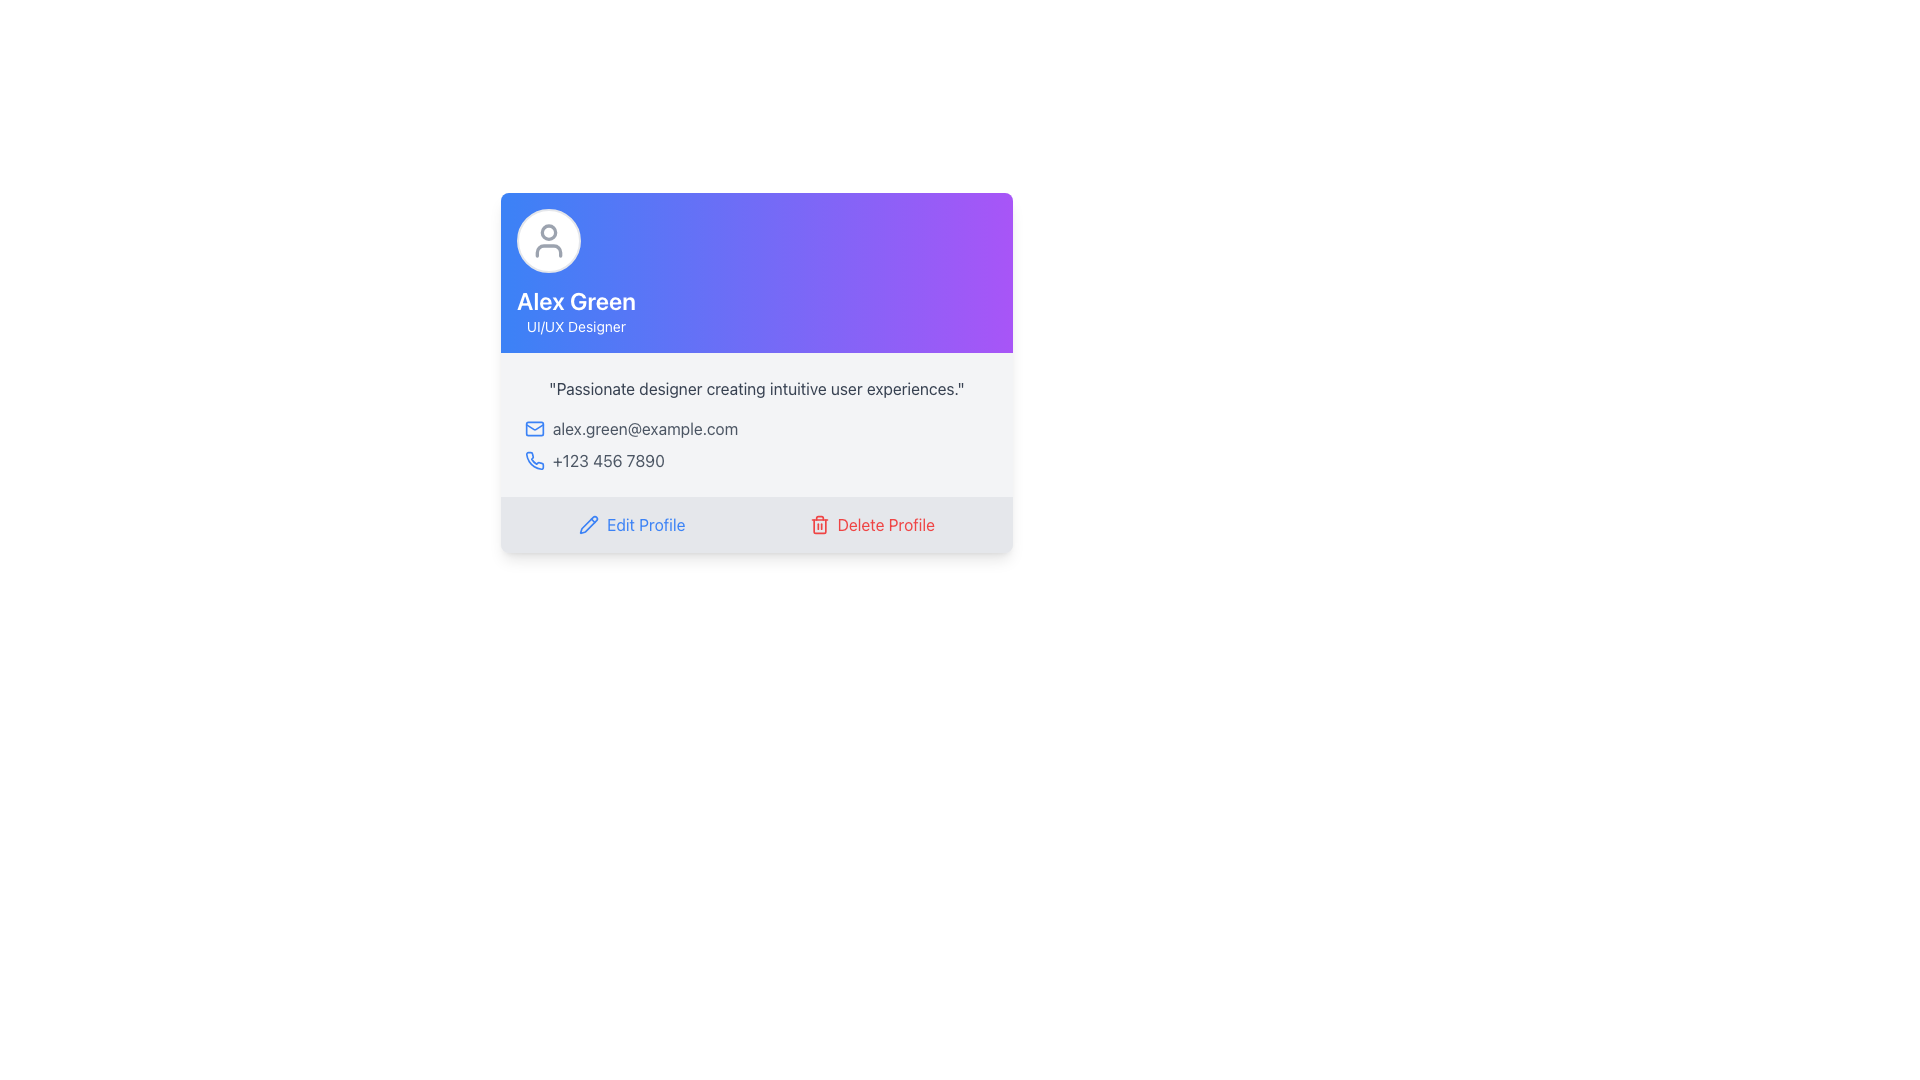  What do you see at coordinates (819, 523) in the screenshot?
I see `the trash icon located to the left of the 'Delete Profile' text in the bottom-right section of the profile card` at bounding box center [819, 523].